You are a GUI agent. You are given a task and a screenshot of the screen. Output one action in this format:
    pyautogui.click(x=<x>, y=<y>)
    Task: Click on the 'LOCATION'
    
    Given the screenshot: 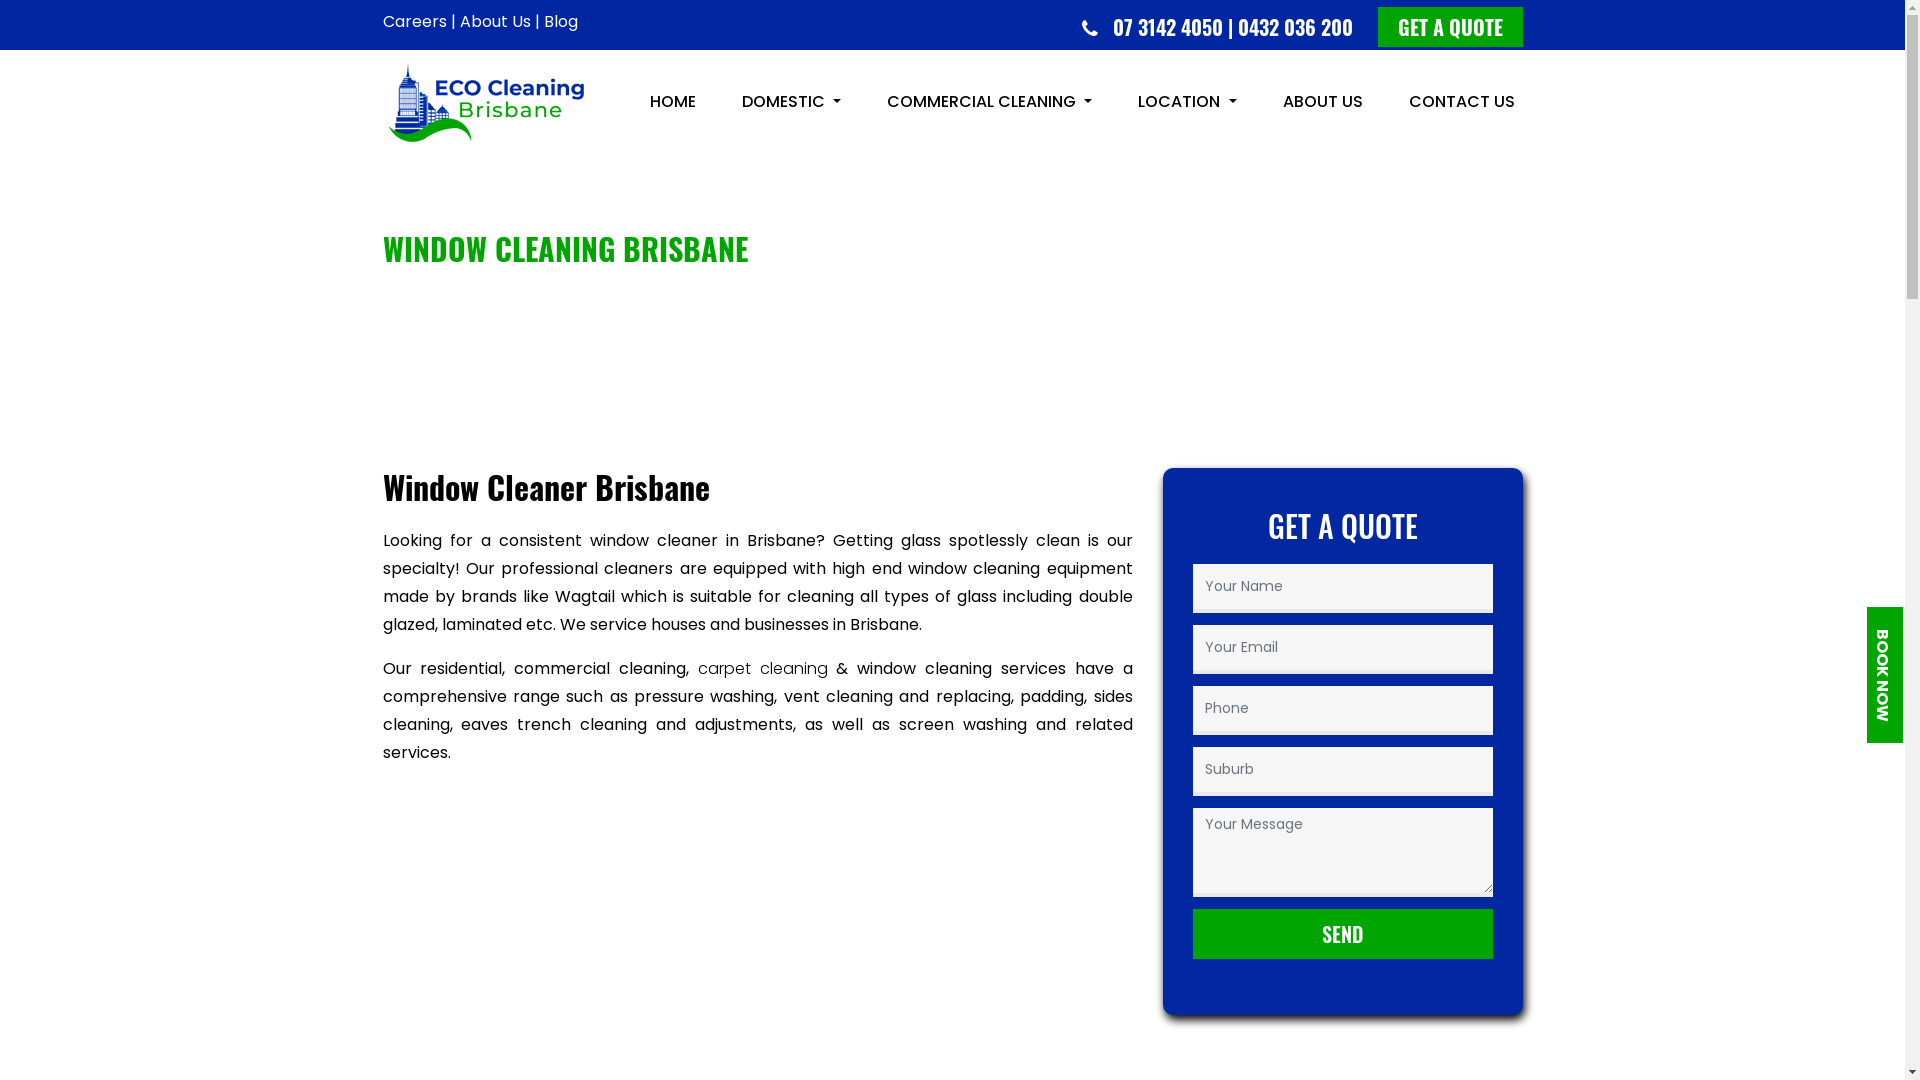 What is the action you would take?
    pyautogui.click(x=1186, y=101)
    